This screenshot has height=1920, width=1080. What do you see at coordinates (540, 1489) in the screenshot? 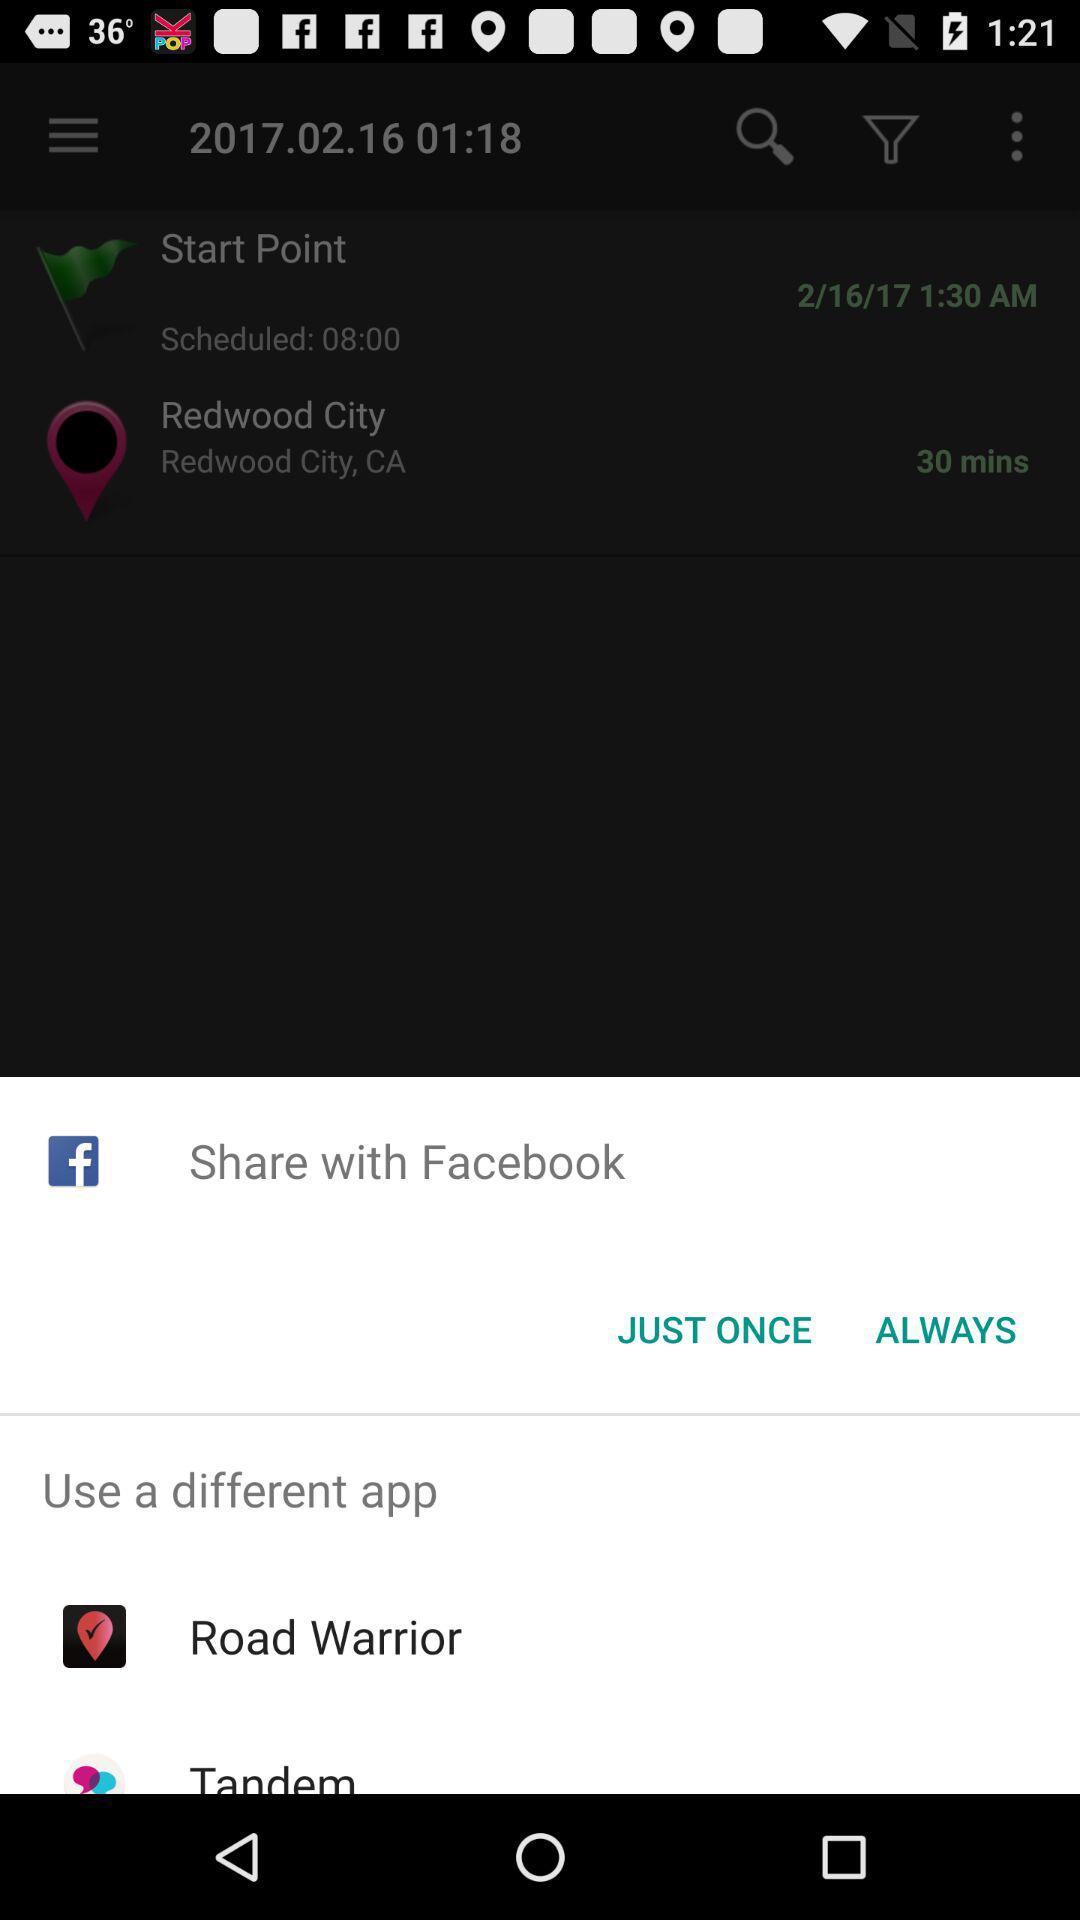
I see `the item above the road warrior` at bounding box center [540, 1489].